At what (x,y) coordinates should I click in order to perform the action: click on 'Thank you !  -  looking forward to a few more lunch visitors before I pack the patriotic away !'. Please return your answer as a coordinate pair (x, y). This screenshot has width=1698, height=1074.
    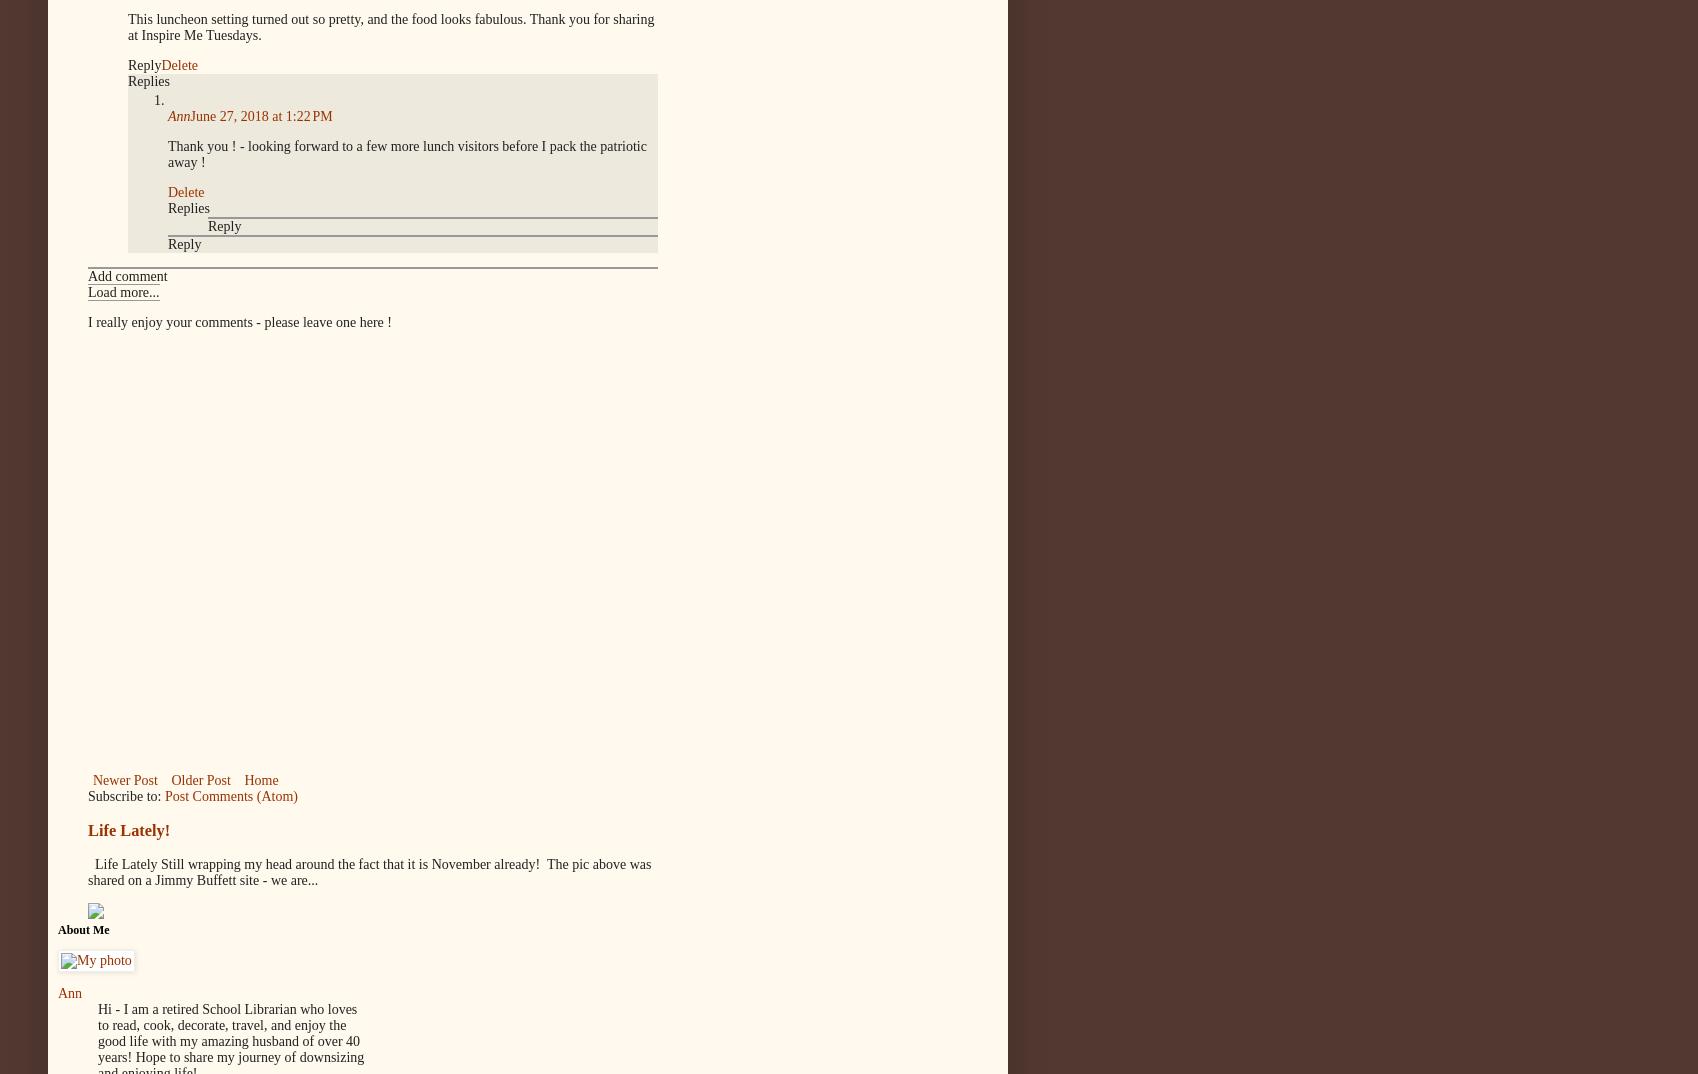
    Looking at the image, I should click on (407, 152).